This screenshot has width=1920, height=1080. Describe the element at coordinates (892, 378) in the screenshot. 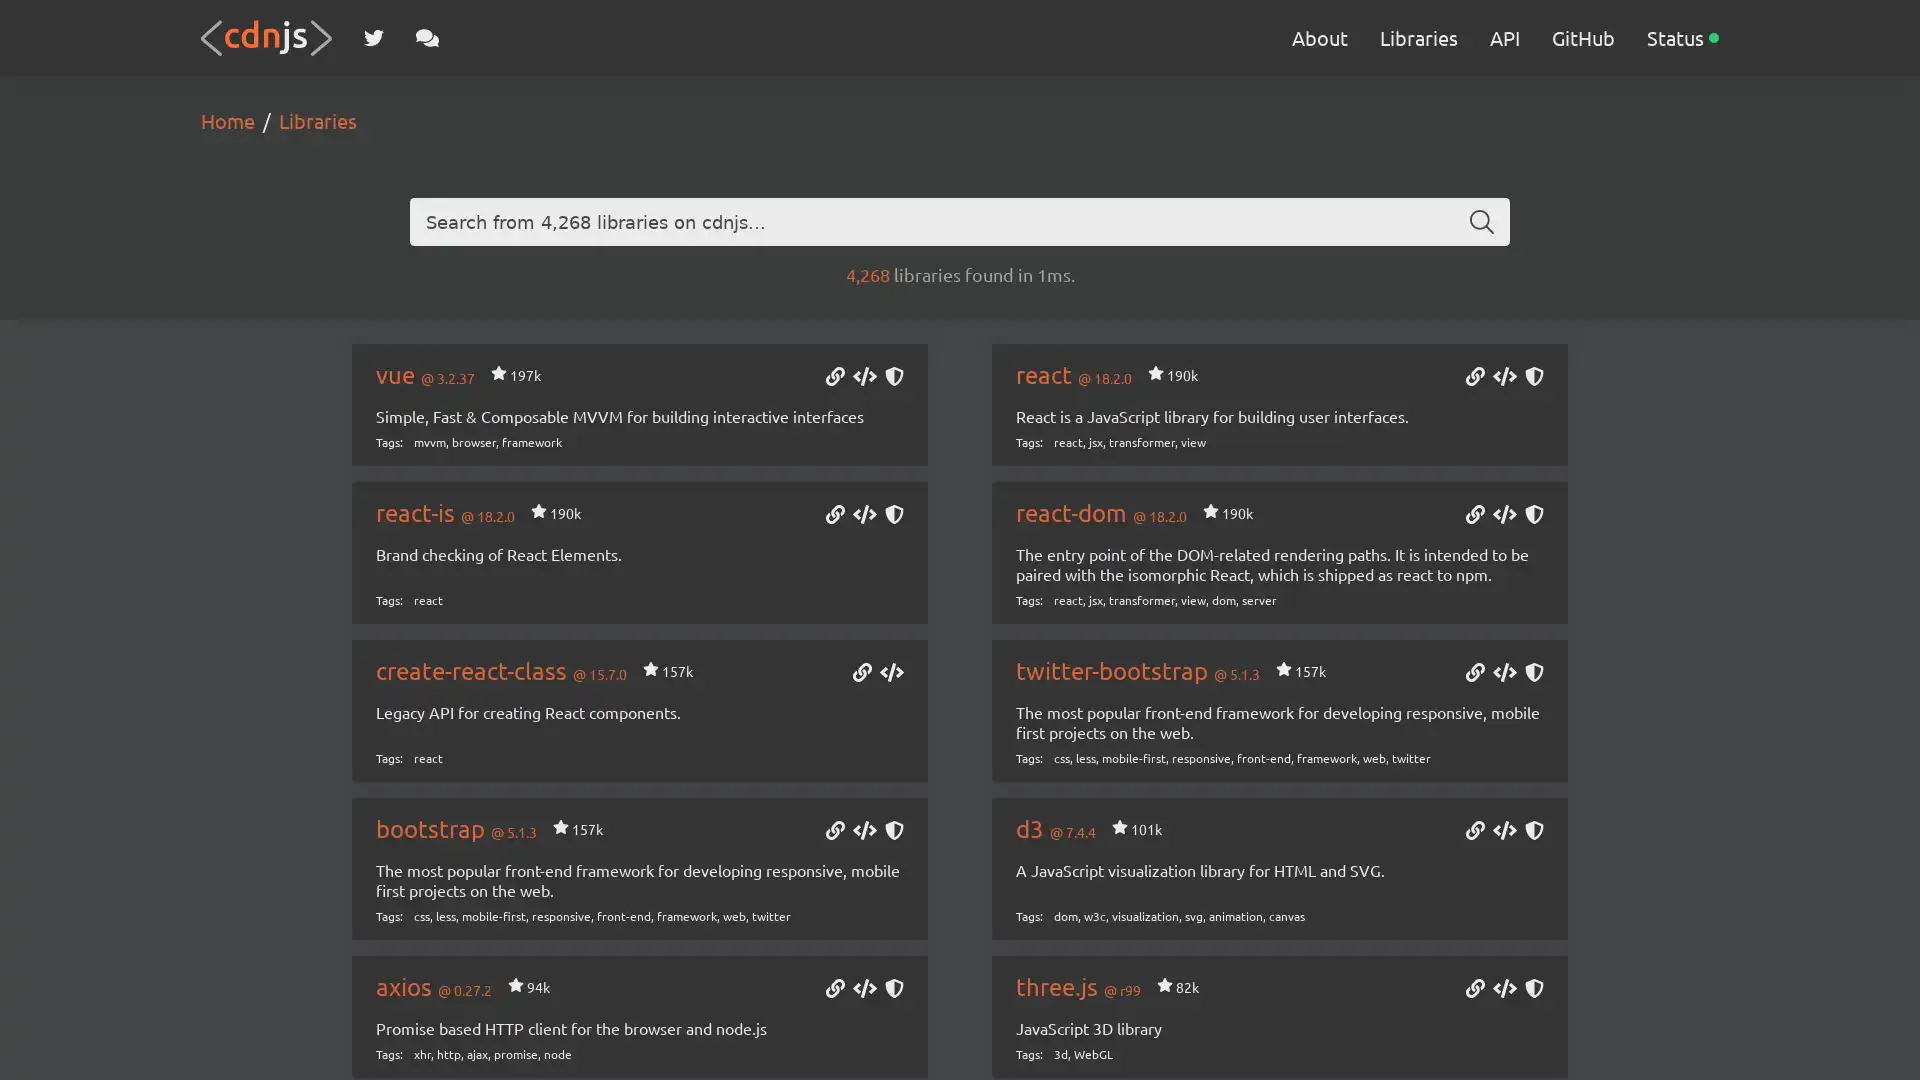

I see `Copy SRI Hash` at that location.